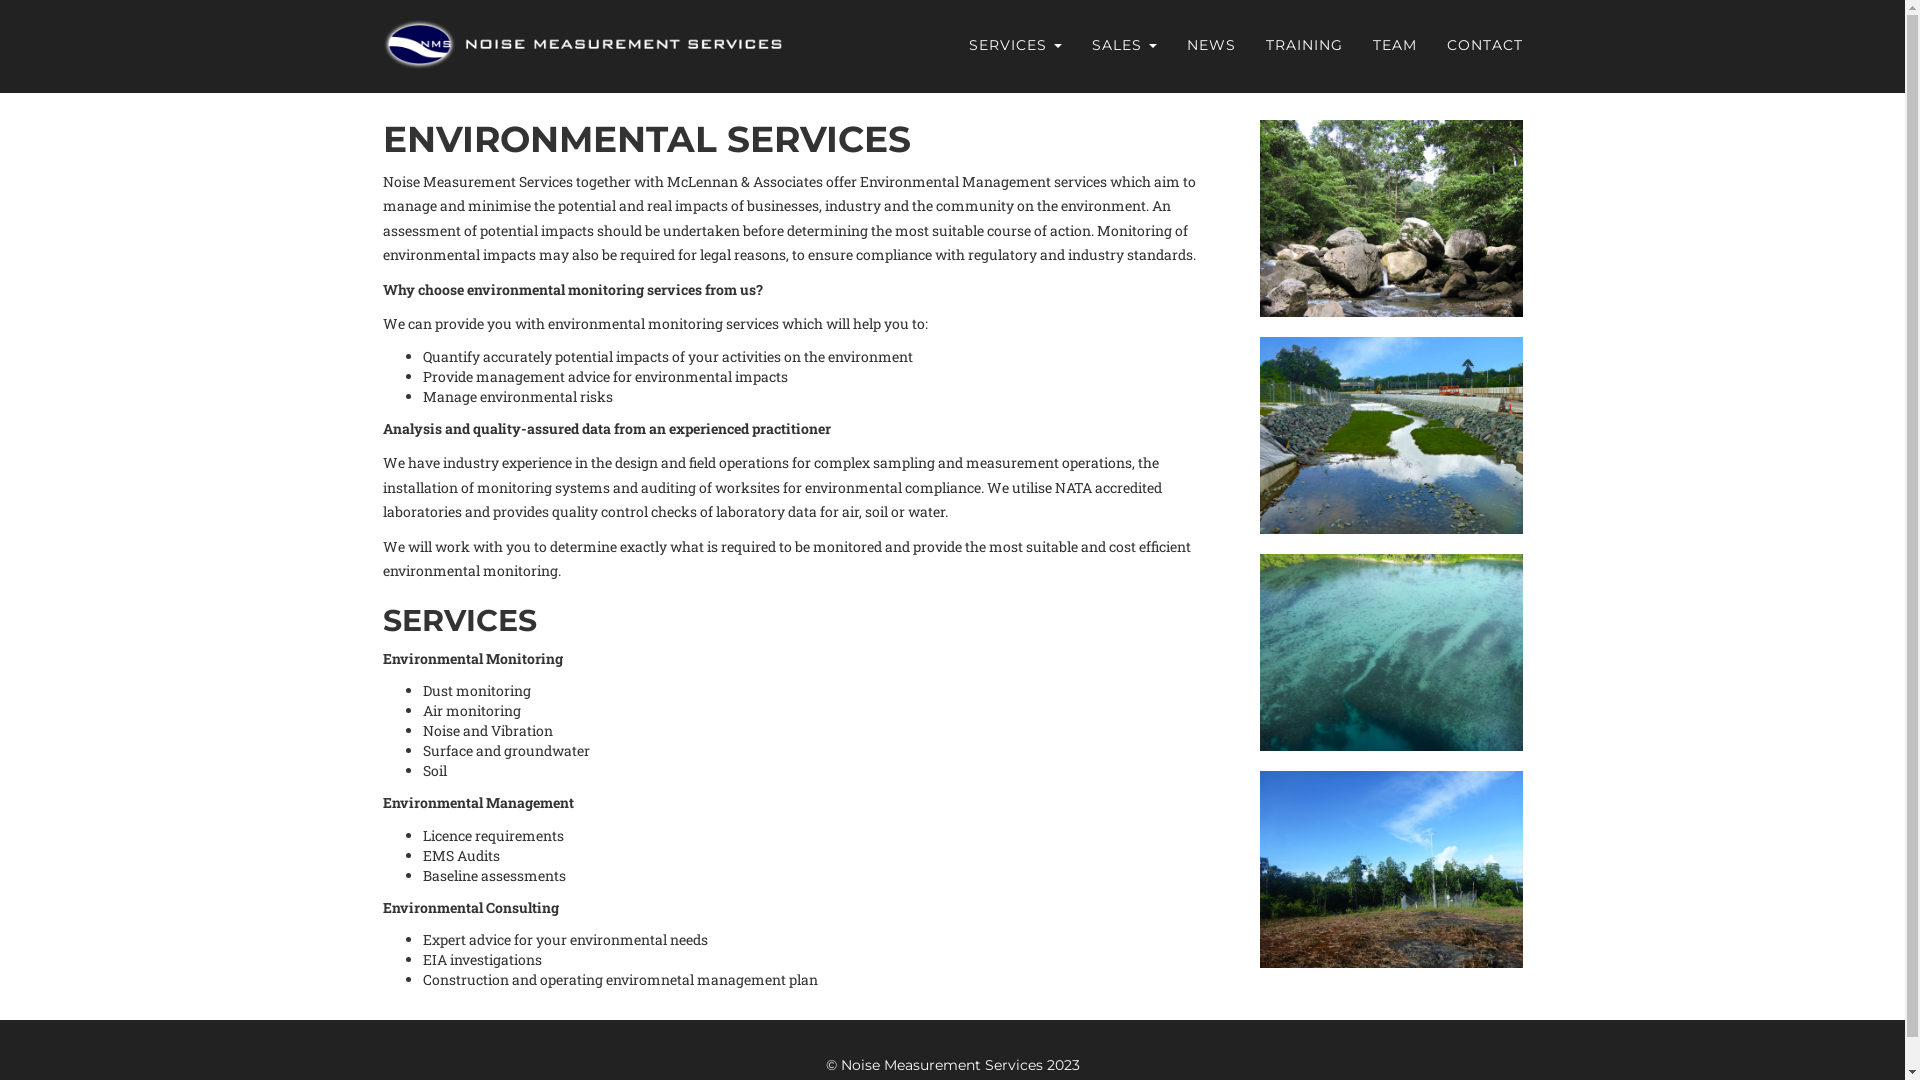 The height and width of the screenshot is (1080, 1920). Describe the element at coordinates (1484, 45) in the screenshot. I see `'CONTACT'` at that location.